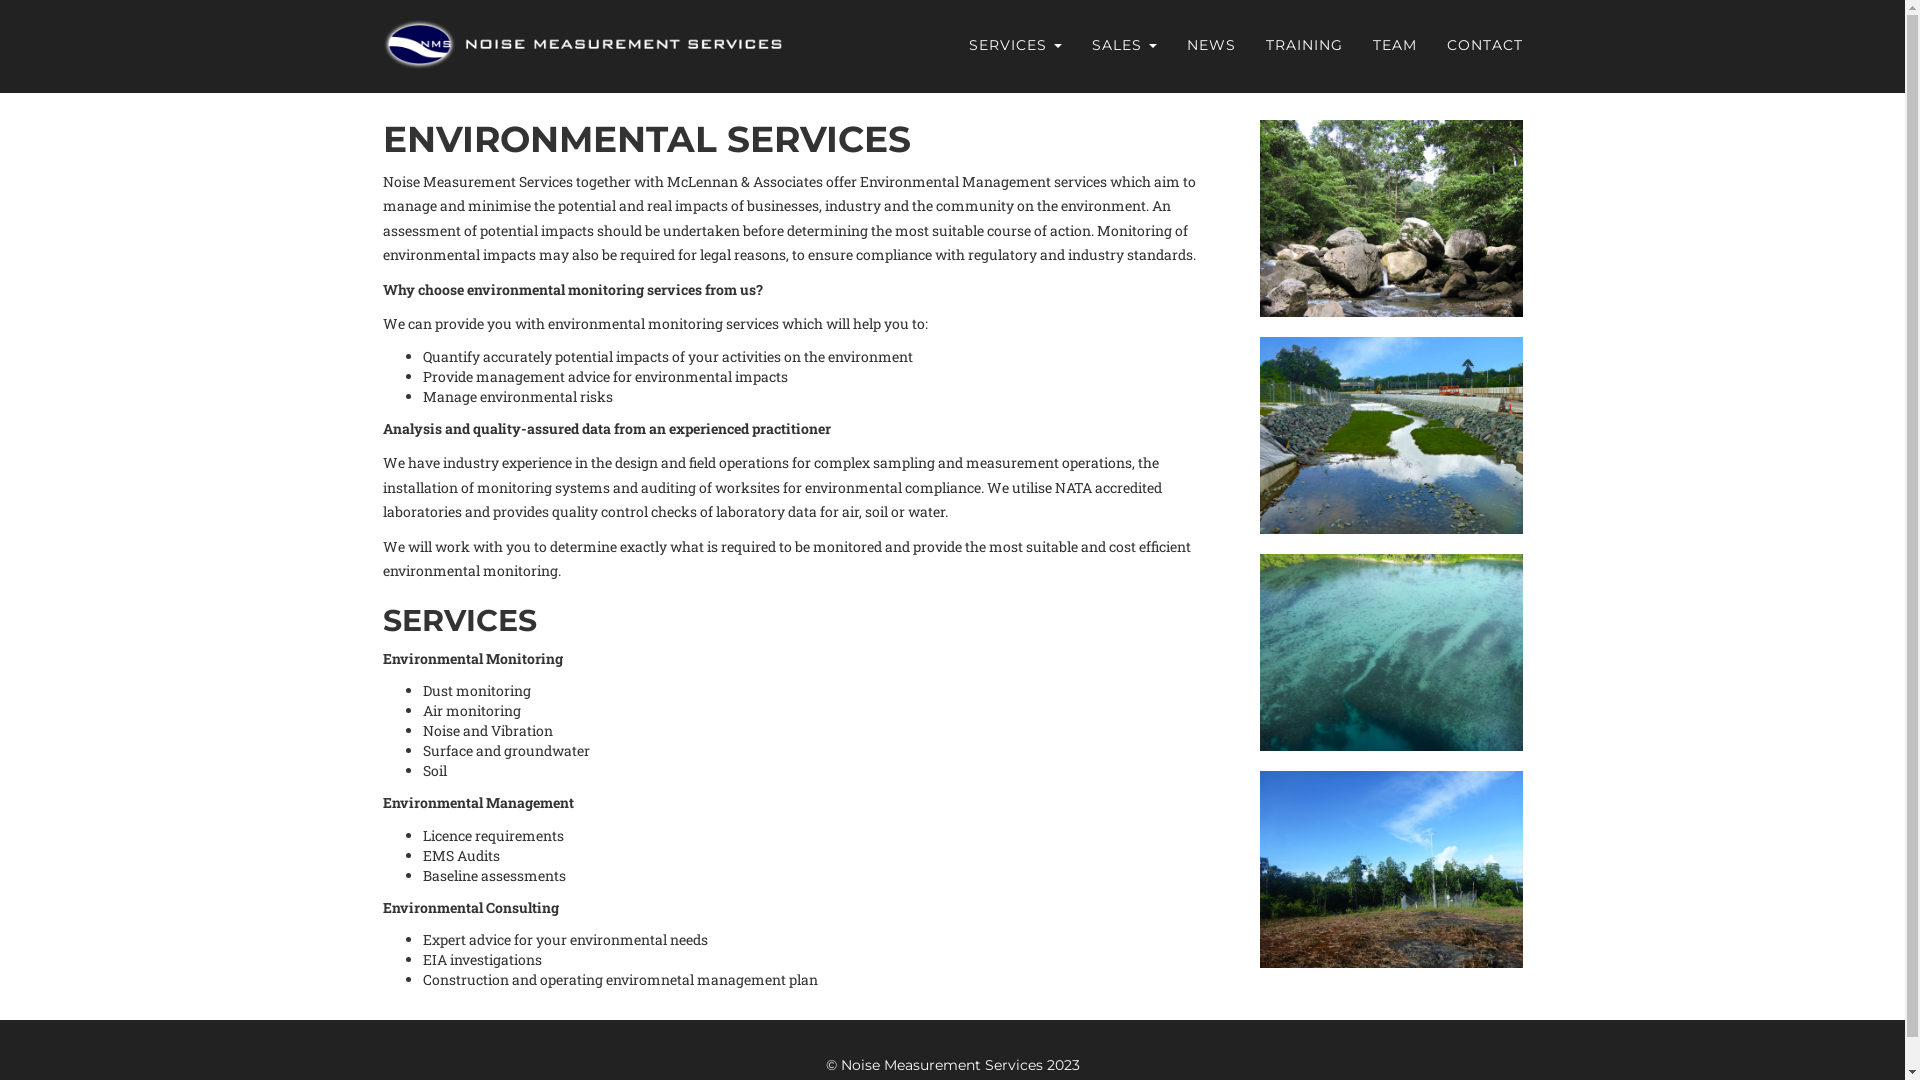 The height and width of the screenshot is (1080, 1920). Describe the element at coordinates (1484, 45) in the screenshot. I see `'CONTACT'` at that location.